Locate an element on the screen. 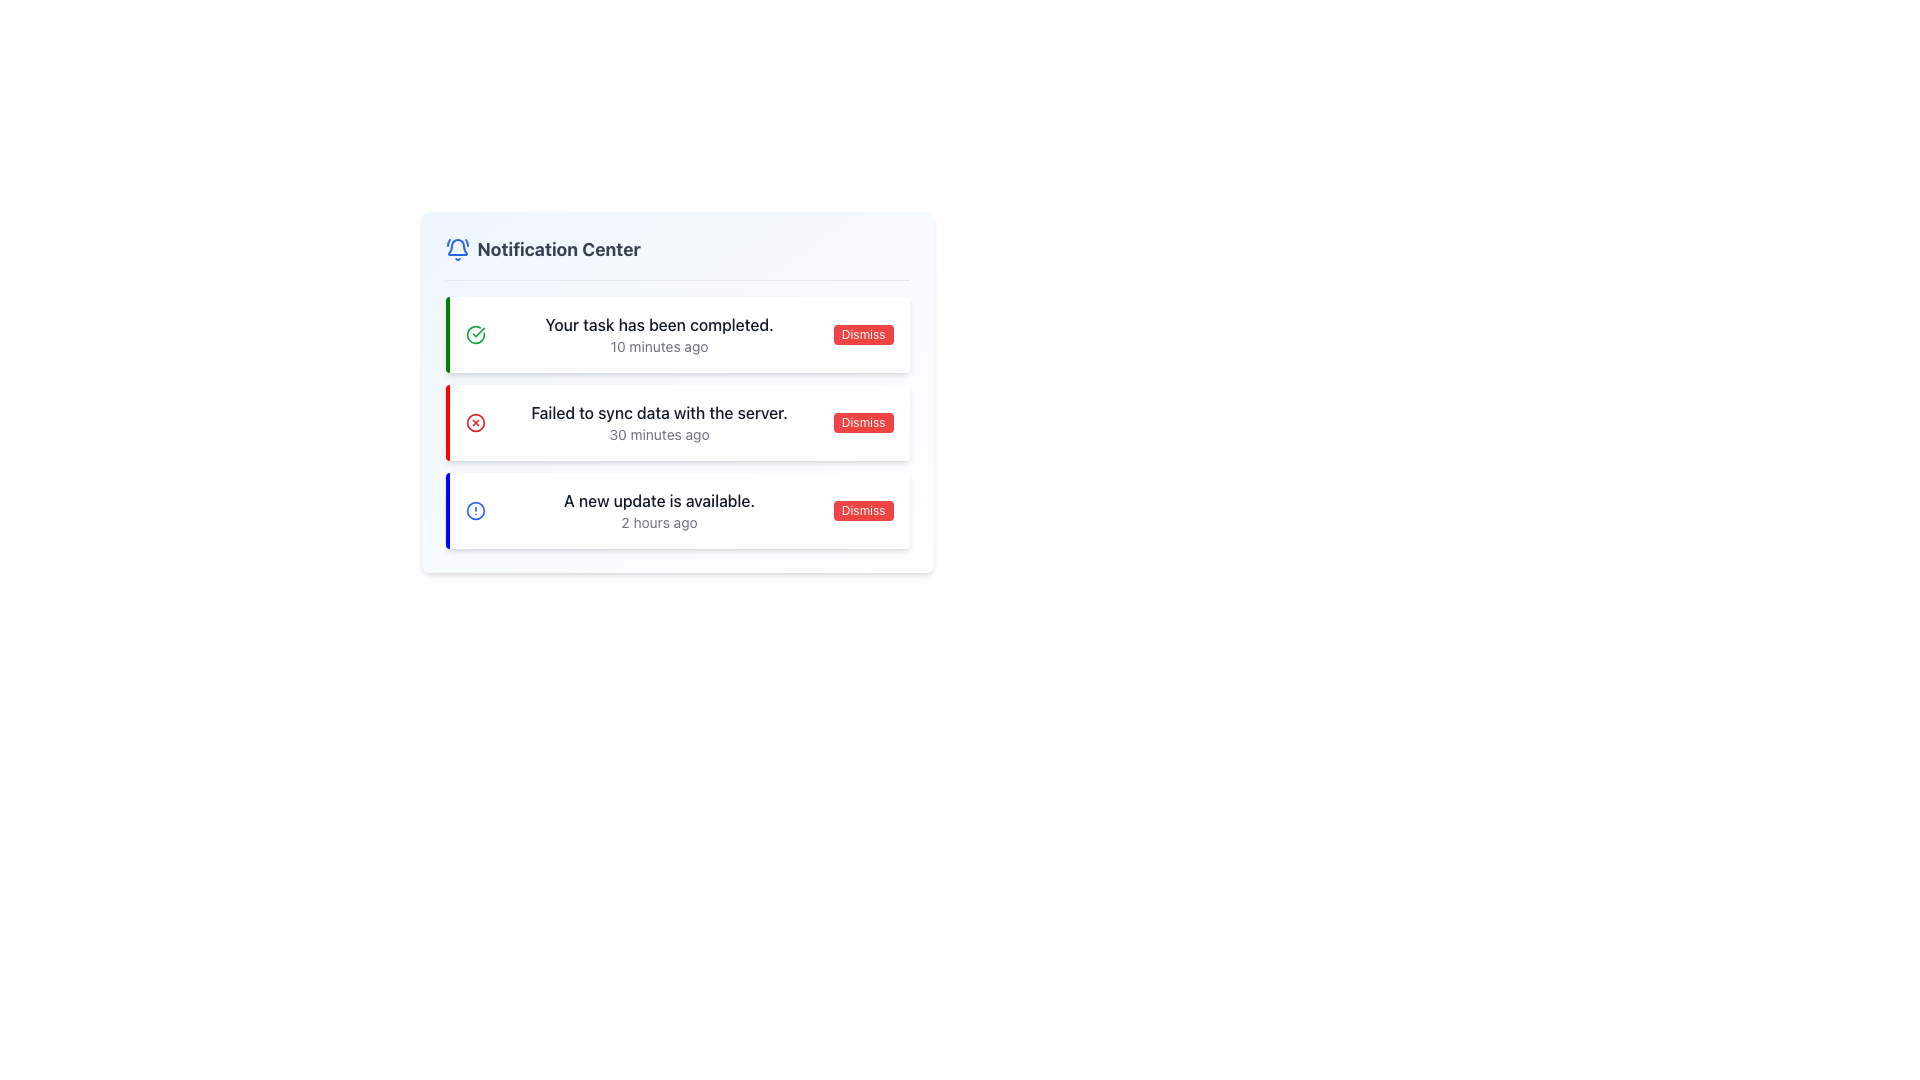  the text label that displays 'Your task has been completed.' in the notification center, which is styled with a medium-weight font and dark gray color is located at coordinates (659, 323).